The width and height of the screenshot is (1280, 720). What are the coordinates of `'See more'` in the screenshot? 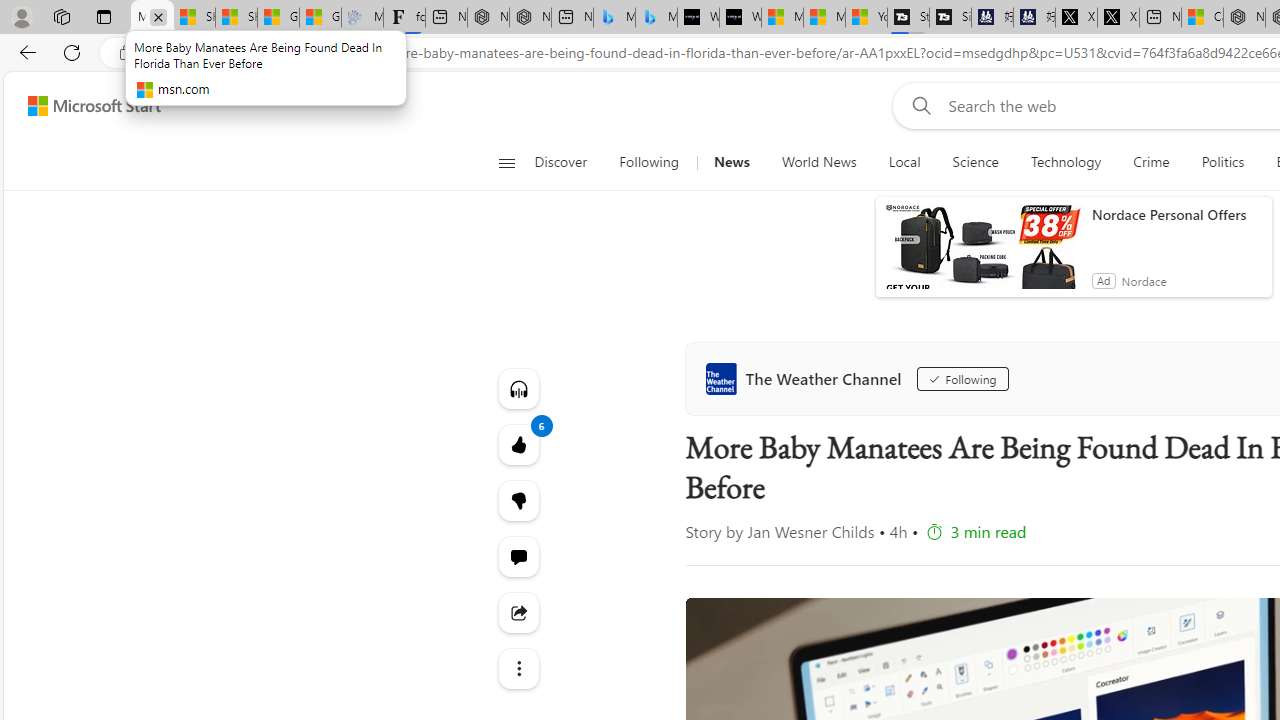 It's located at (518, 668).